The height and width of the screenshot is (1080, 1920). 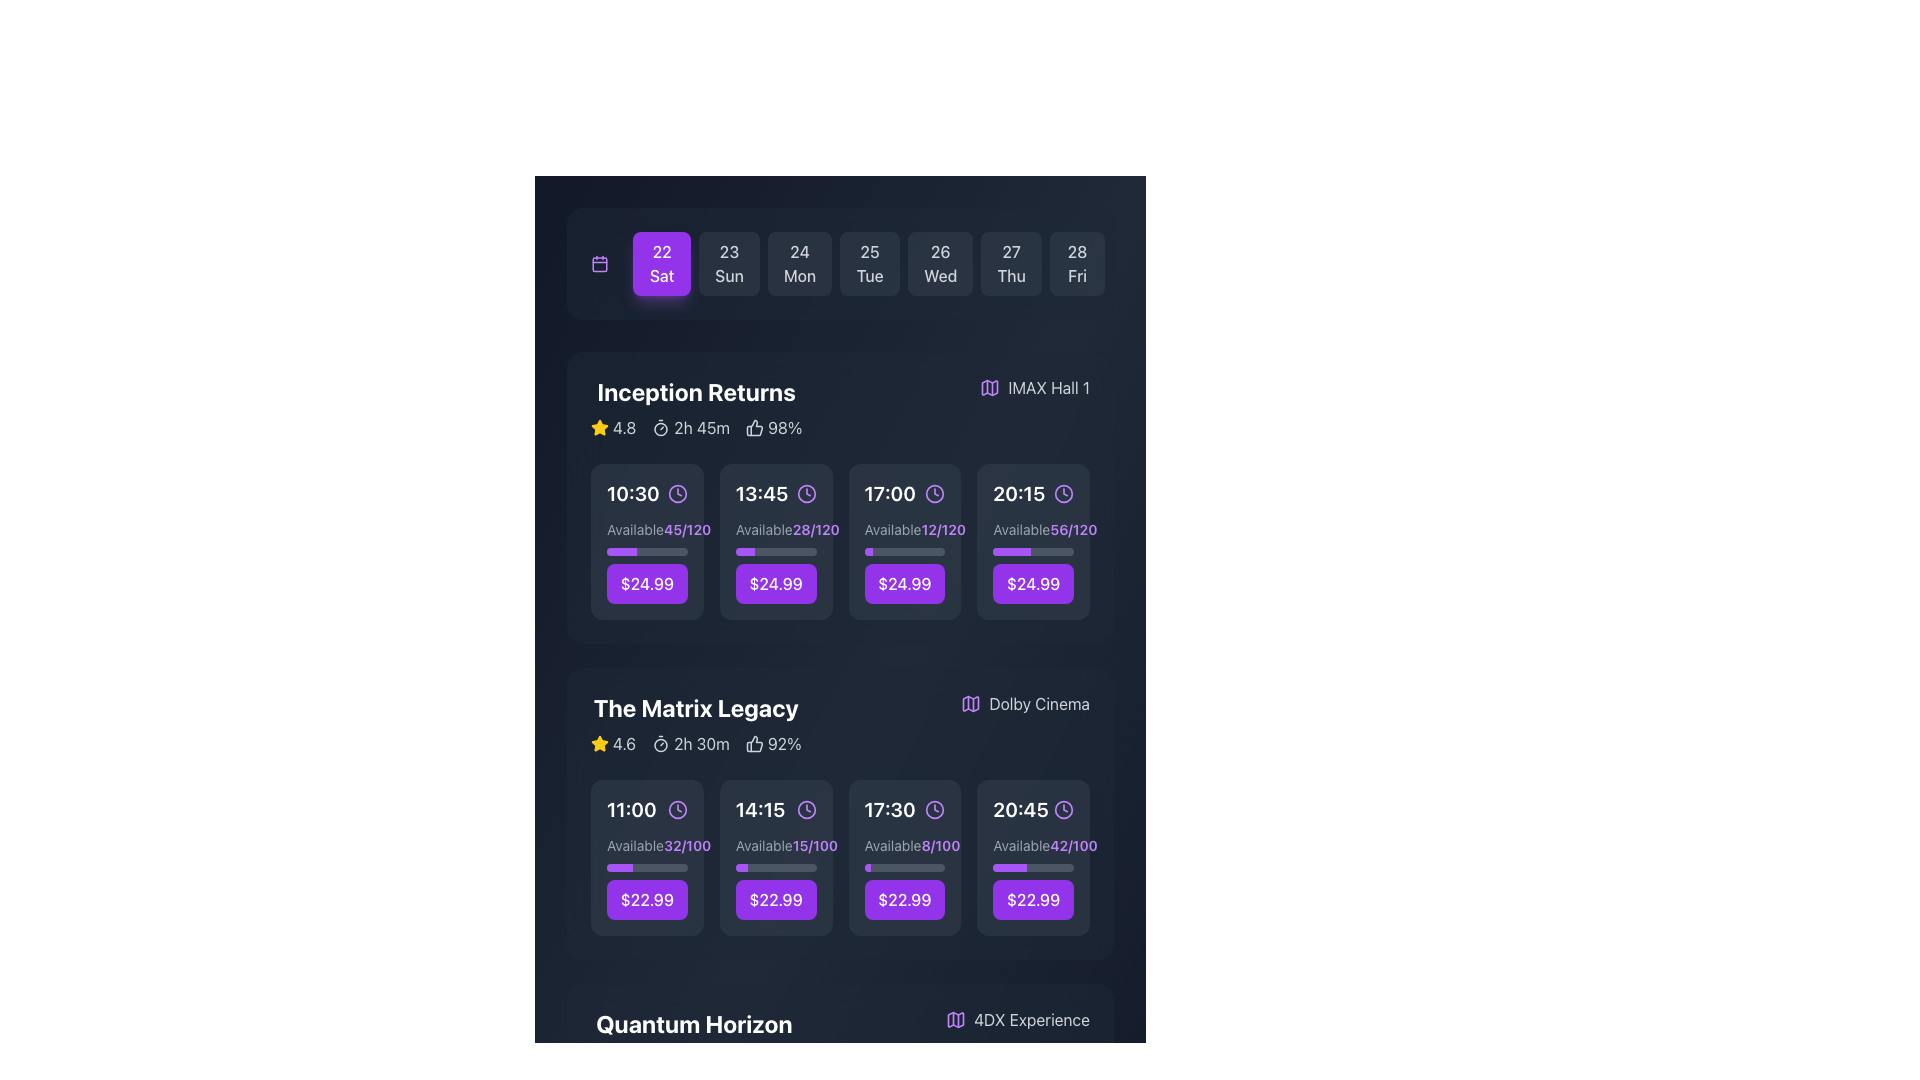 What do you see at coordinates (647, 877) in the screenshot?
I see `the progress bar of the element displaying 'Available32/100' to understand seat availability visually` at bounding box center [647, 877].